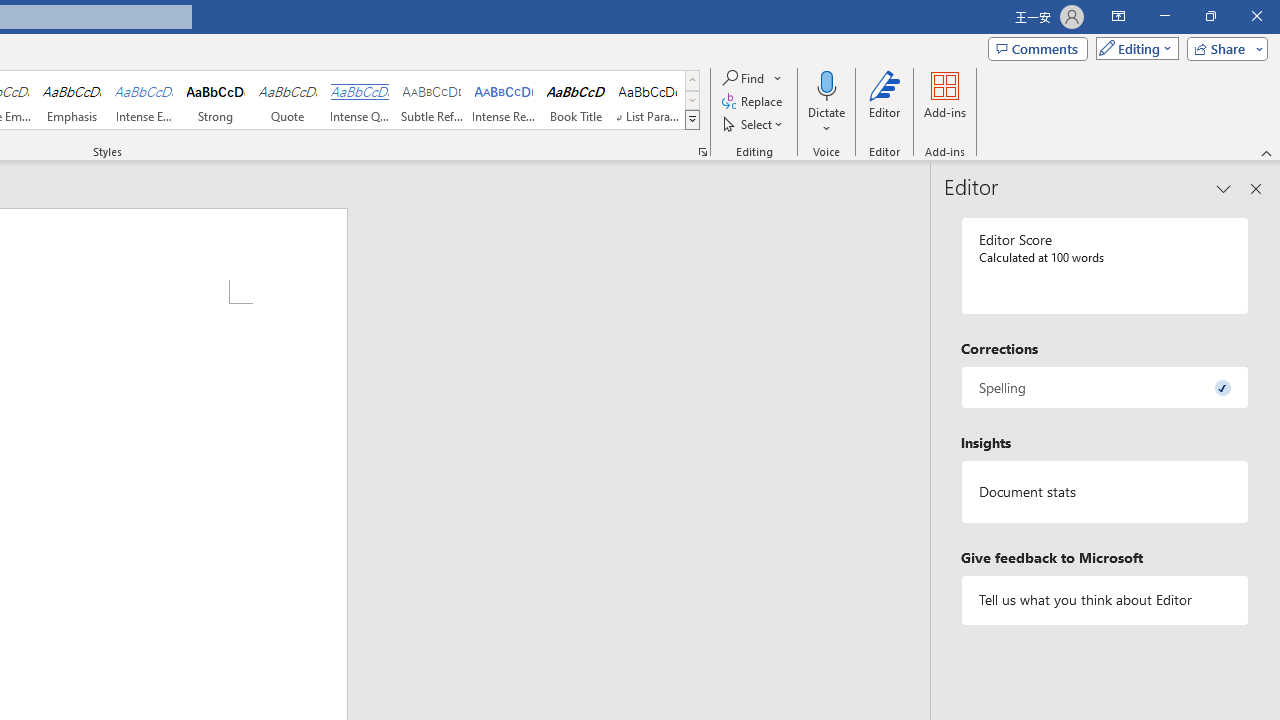  I want to click on 'Strong', so click(216, 100).